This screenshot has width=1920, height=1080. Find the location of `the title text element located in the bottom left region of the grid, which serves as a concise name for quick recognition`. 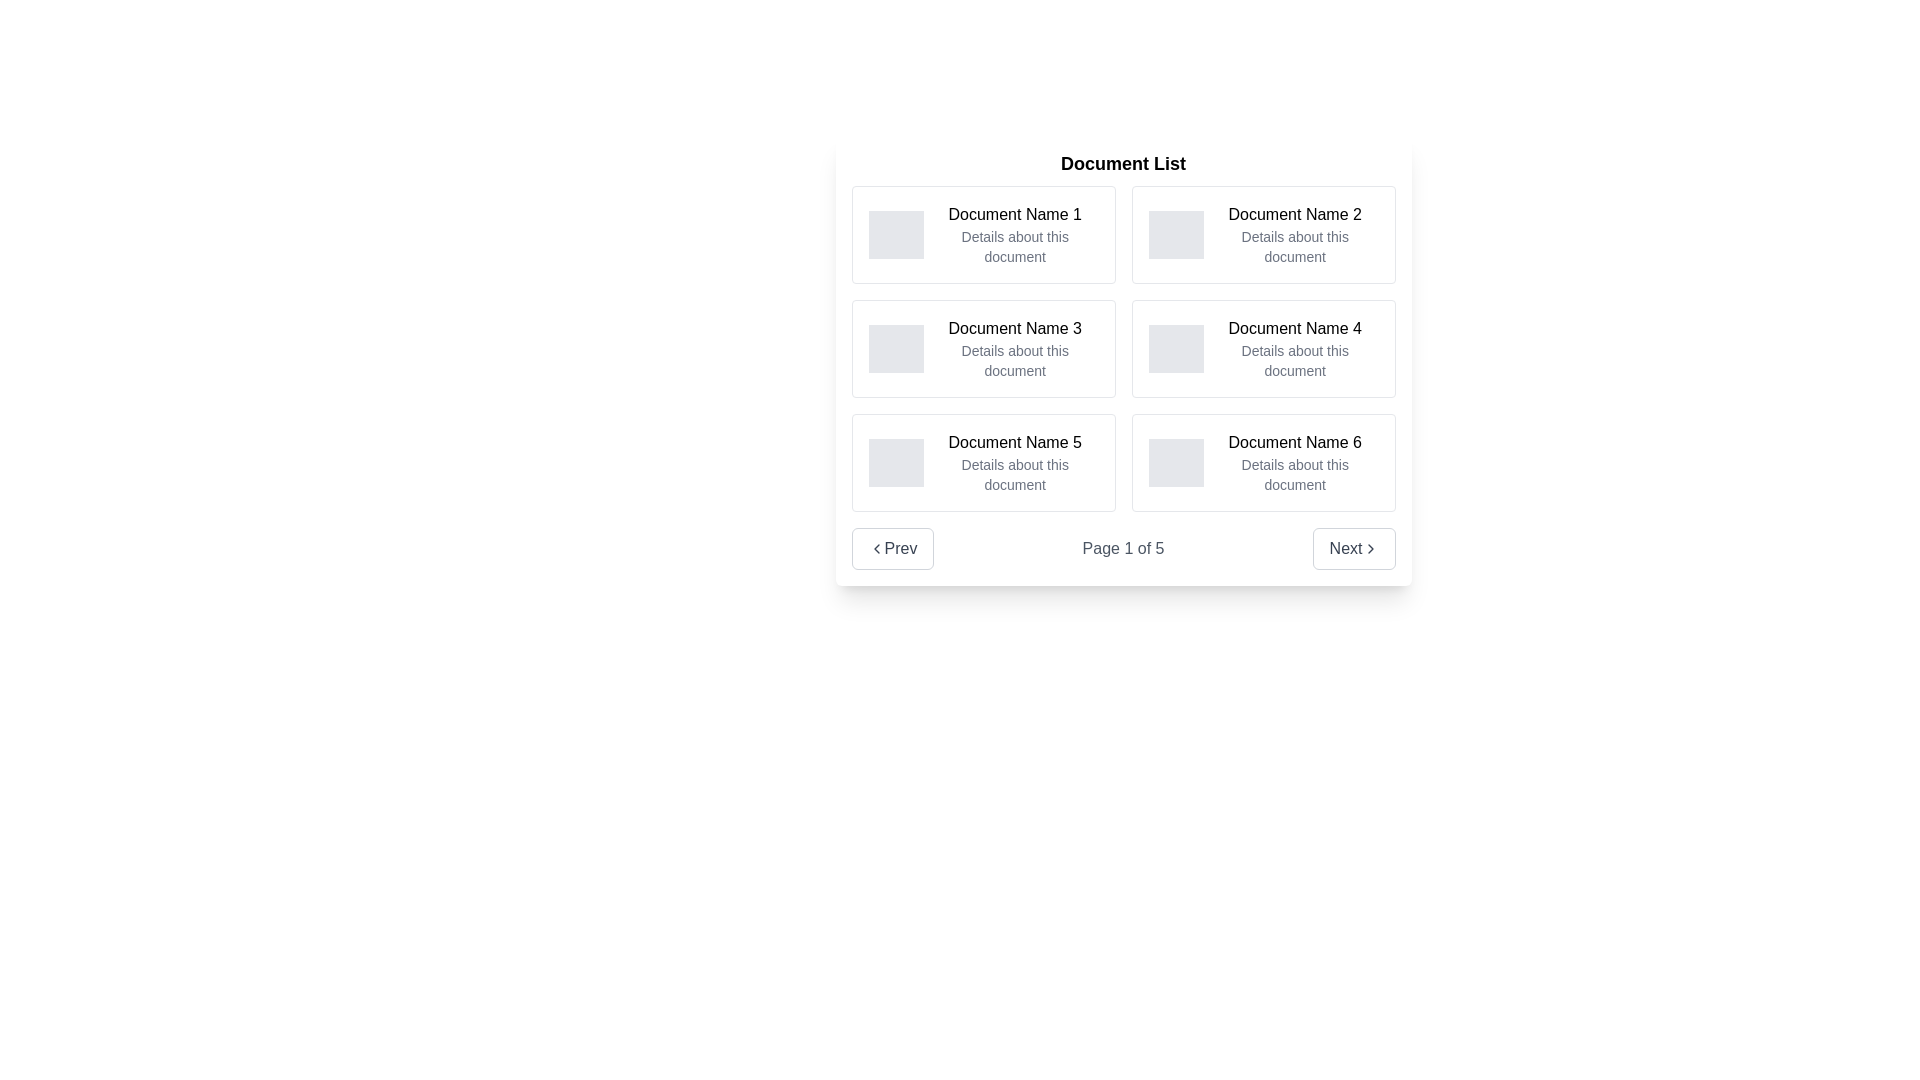

the title text element located in the bottom left region of the grid, which serves as a concise name for quick recognition is located at coordinates (1015, 442).